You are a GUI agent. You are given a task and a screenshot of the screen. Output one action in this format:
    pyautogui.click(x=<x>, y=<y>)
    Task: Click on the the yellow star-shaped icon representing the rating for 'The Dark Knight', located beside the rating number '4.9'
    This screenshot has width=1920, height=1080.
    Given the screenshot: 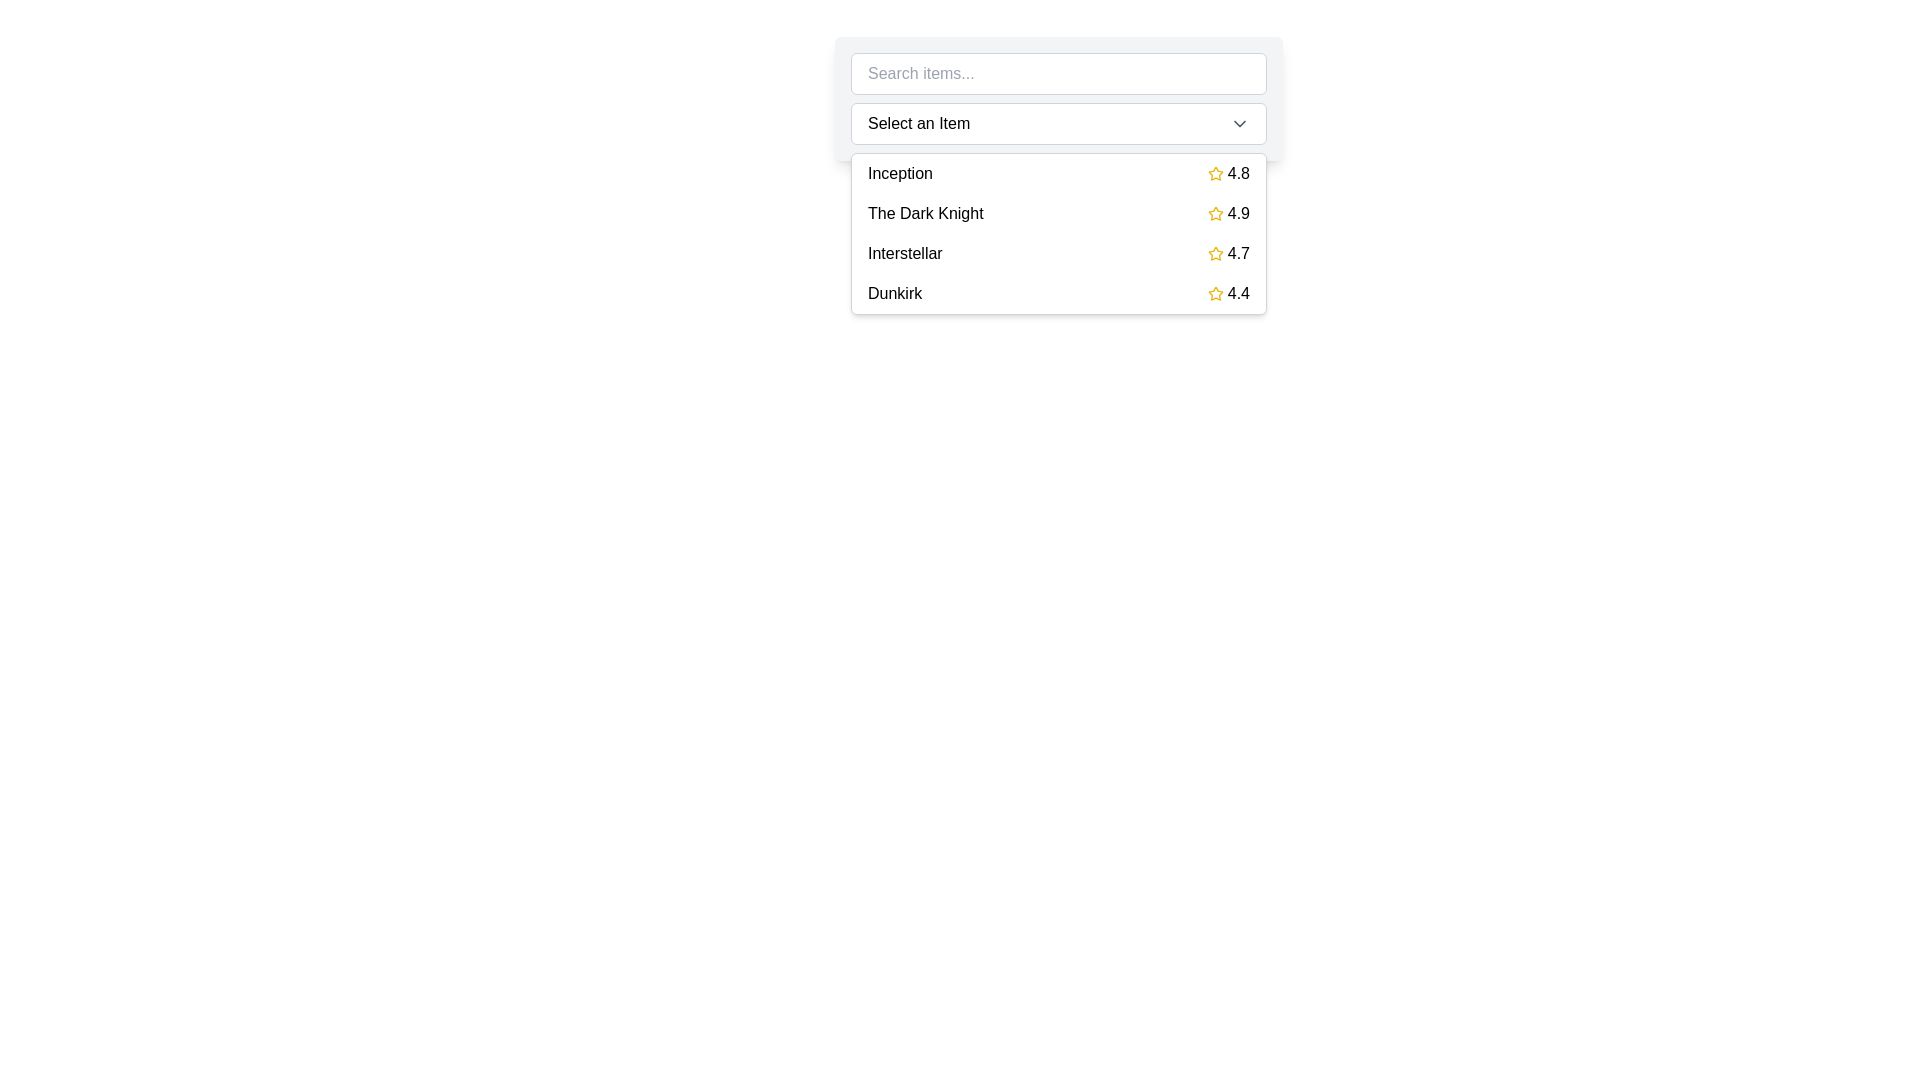 What is the action you would take?
    pyautogui.click(x=1214, y=213)
    